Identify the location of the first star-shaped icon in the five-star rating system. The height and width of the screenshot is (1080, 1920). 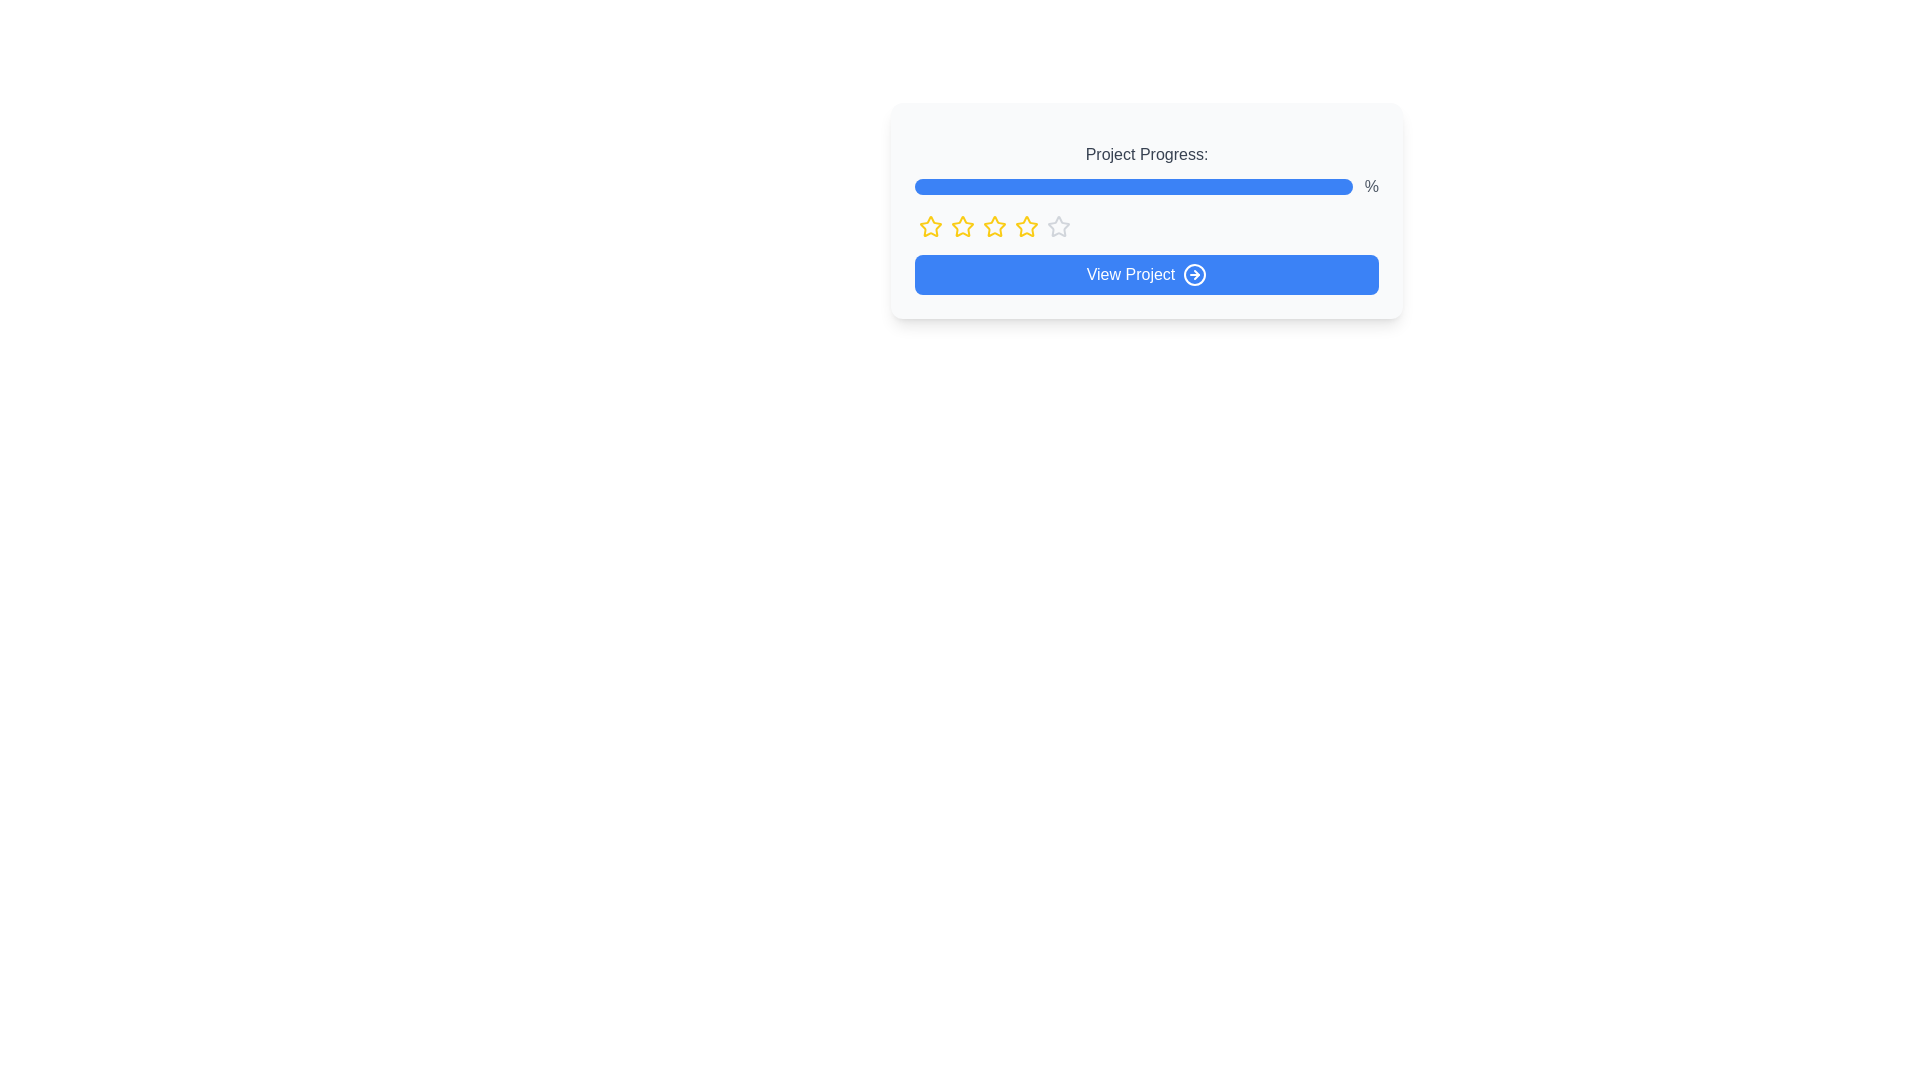
(930, 226).